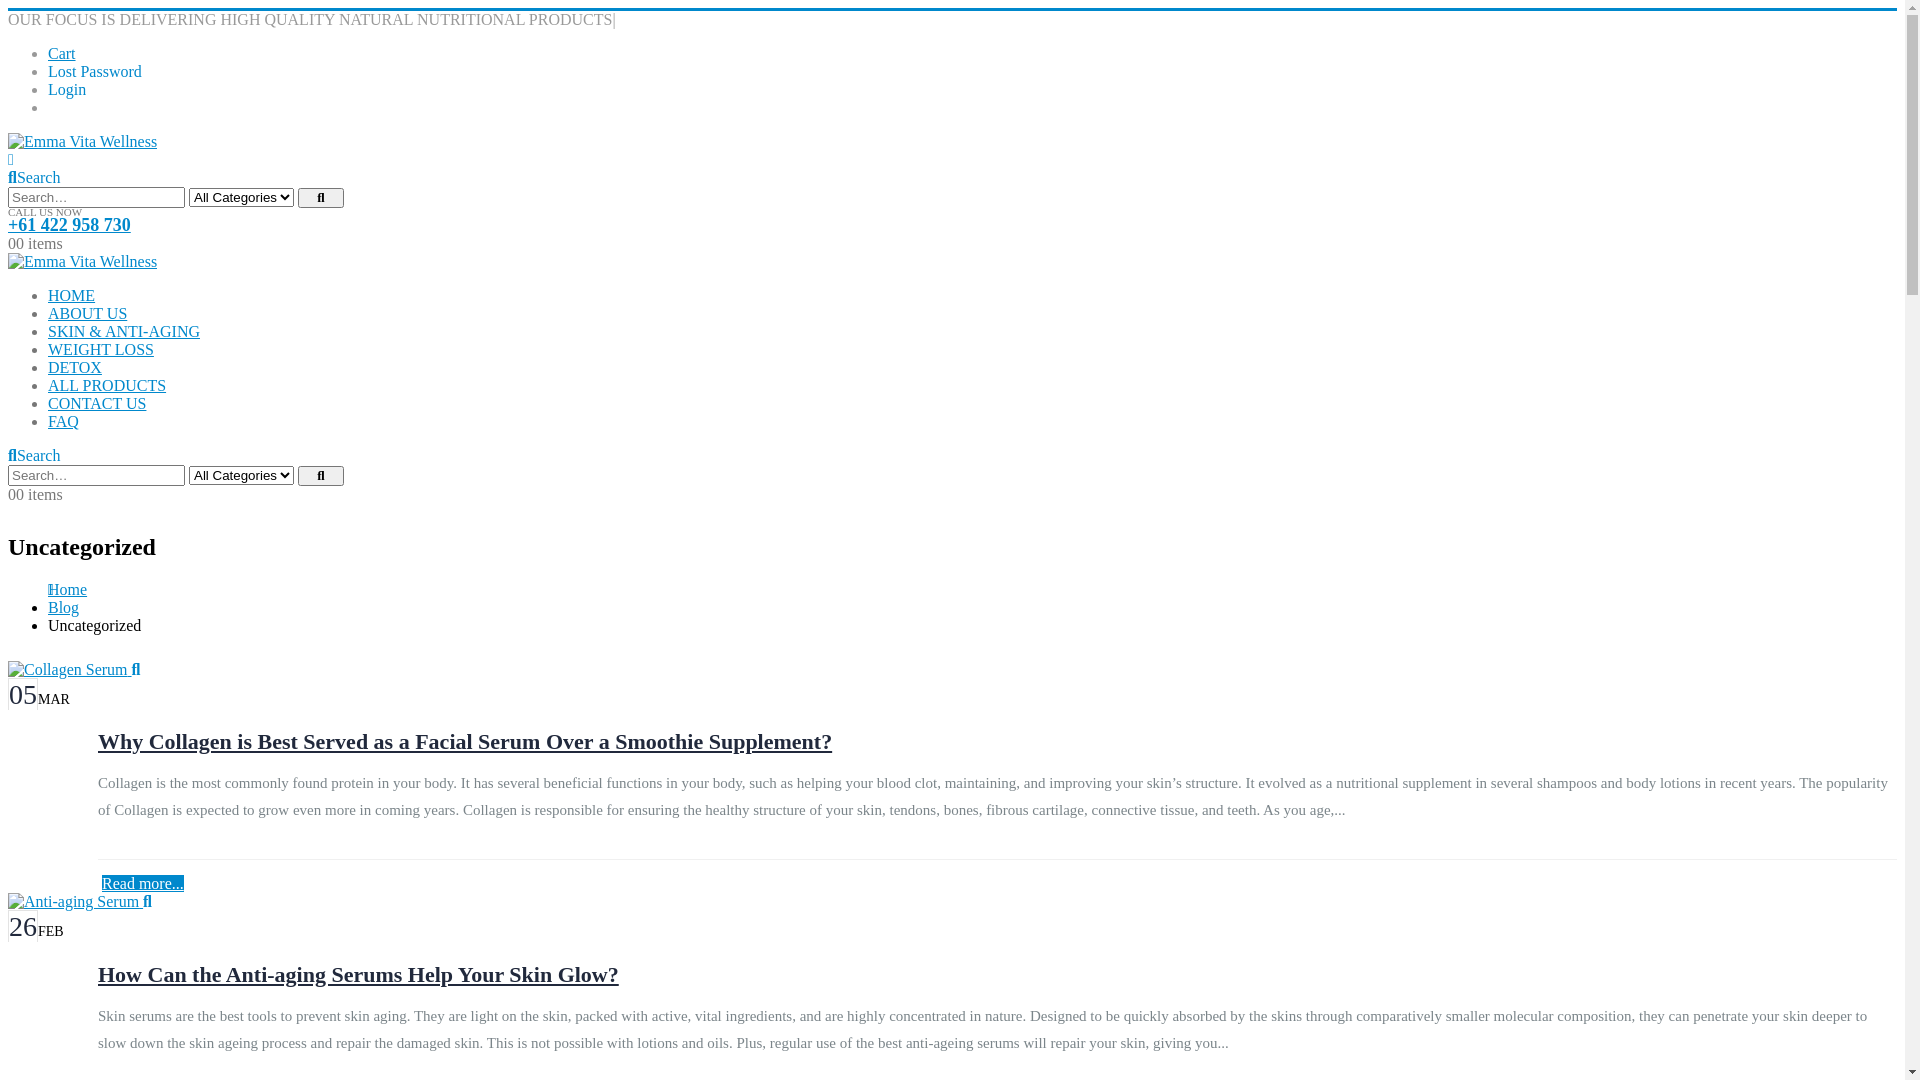 The width and height of the screenshot is (1920, 1080). Describe the element at coordinates (105, 385) in the screenshot. I see `'ALL PRODUCTS'` at that location.